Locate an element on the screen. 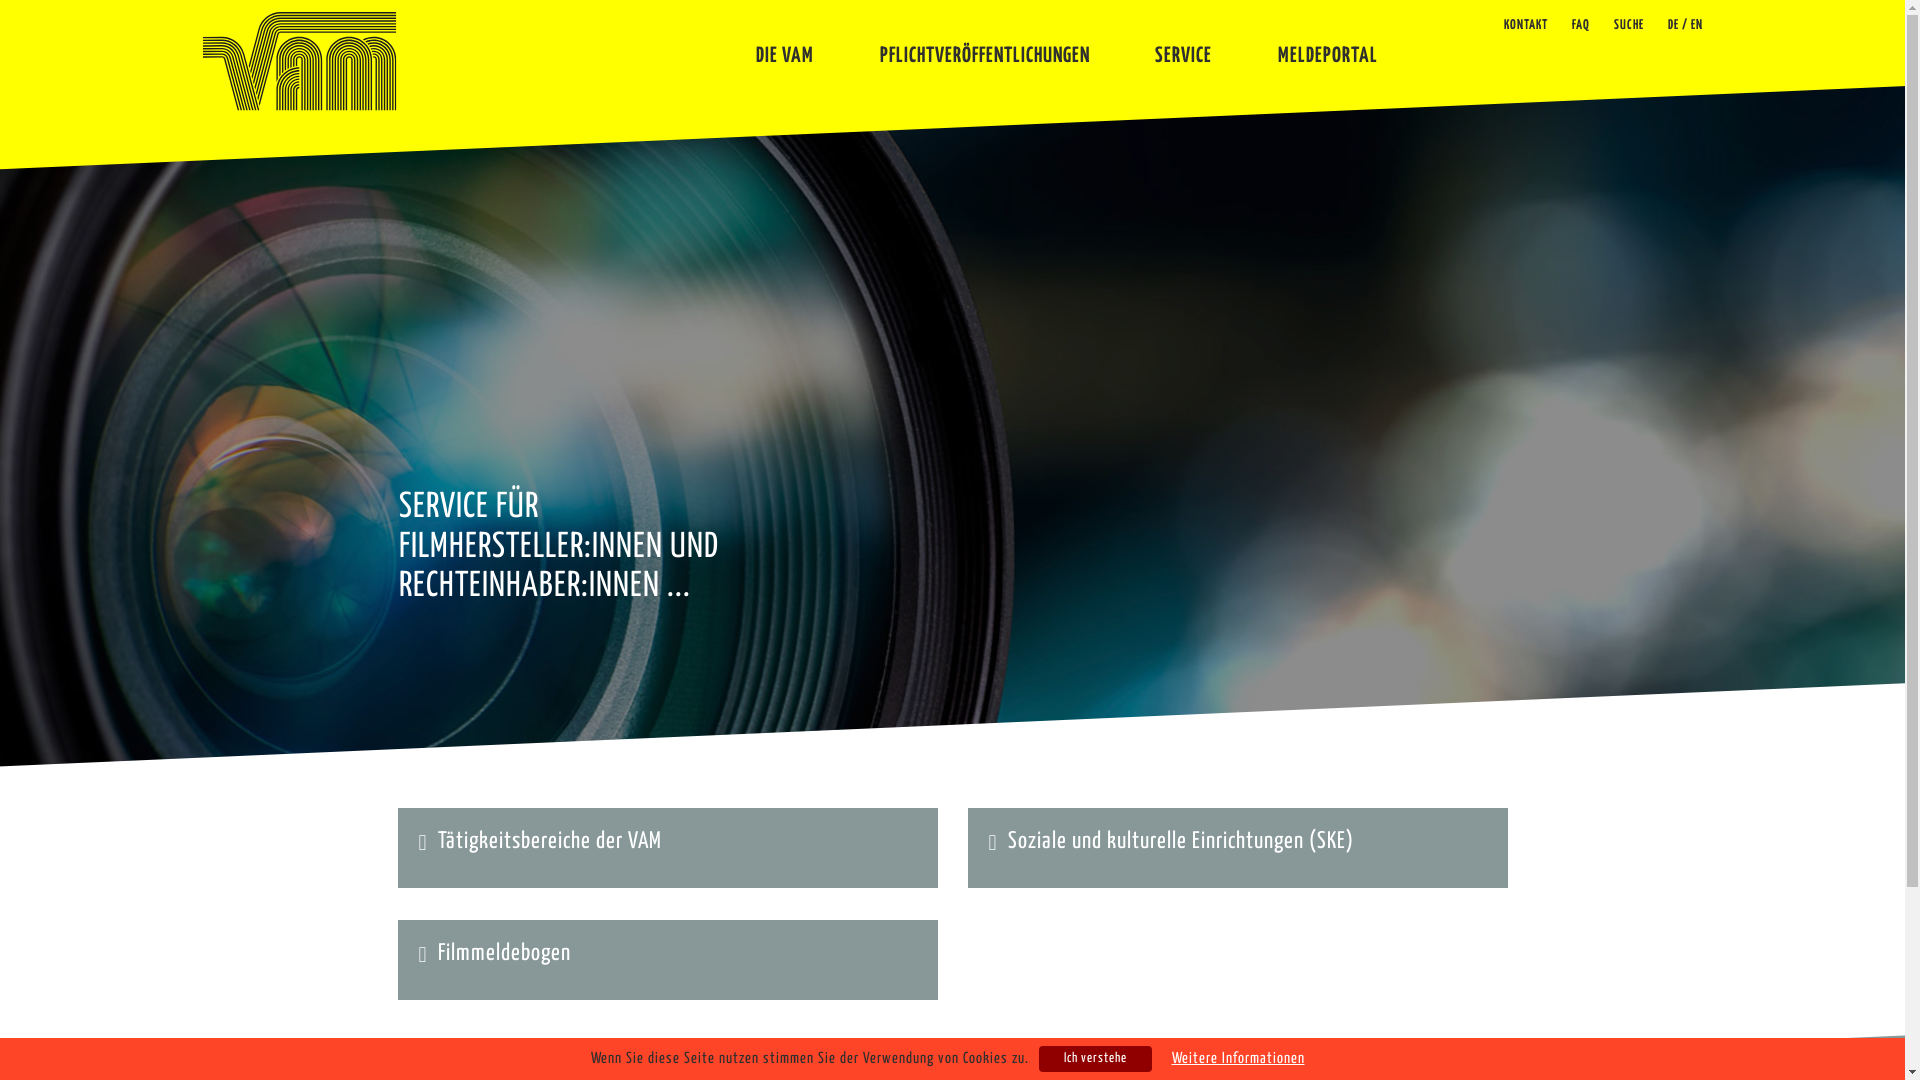 The width and height of the screenshot is (1920, 1080). 'FAQ' is located at coordinates (1579, 25).